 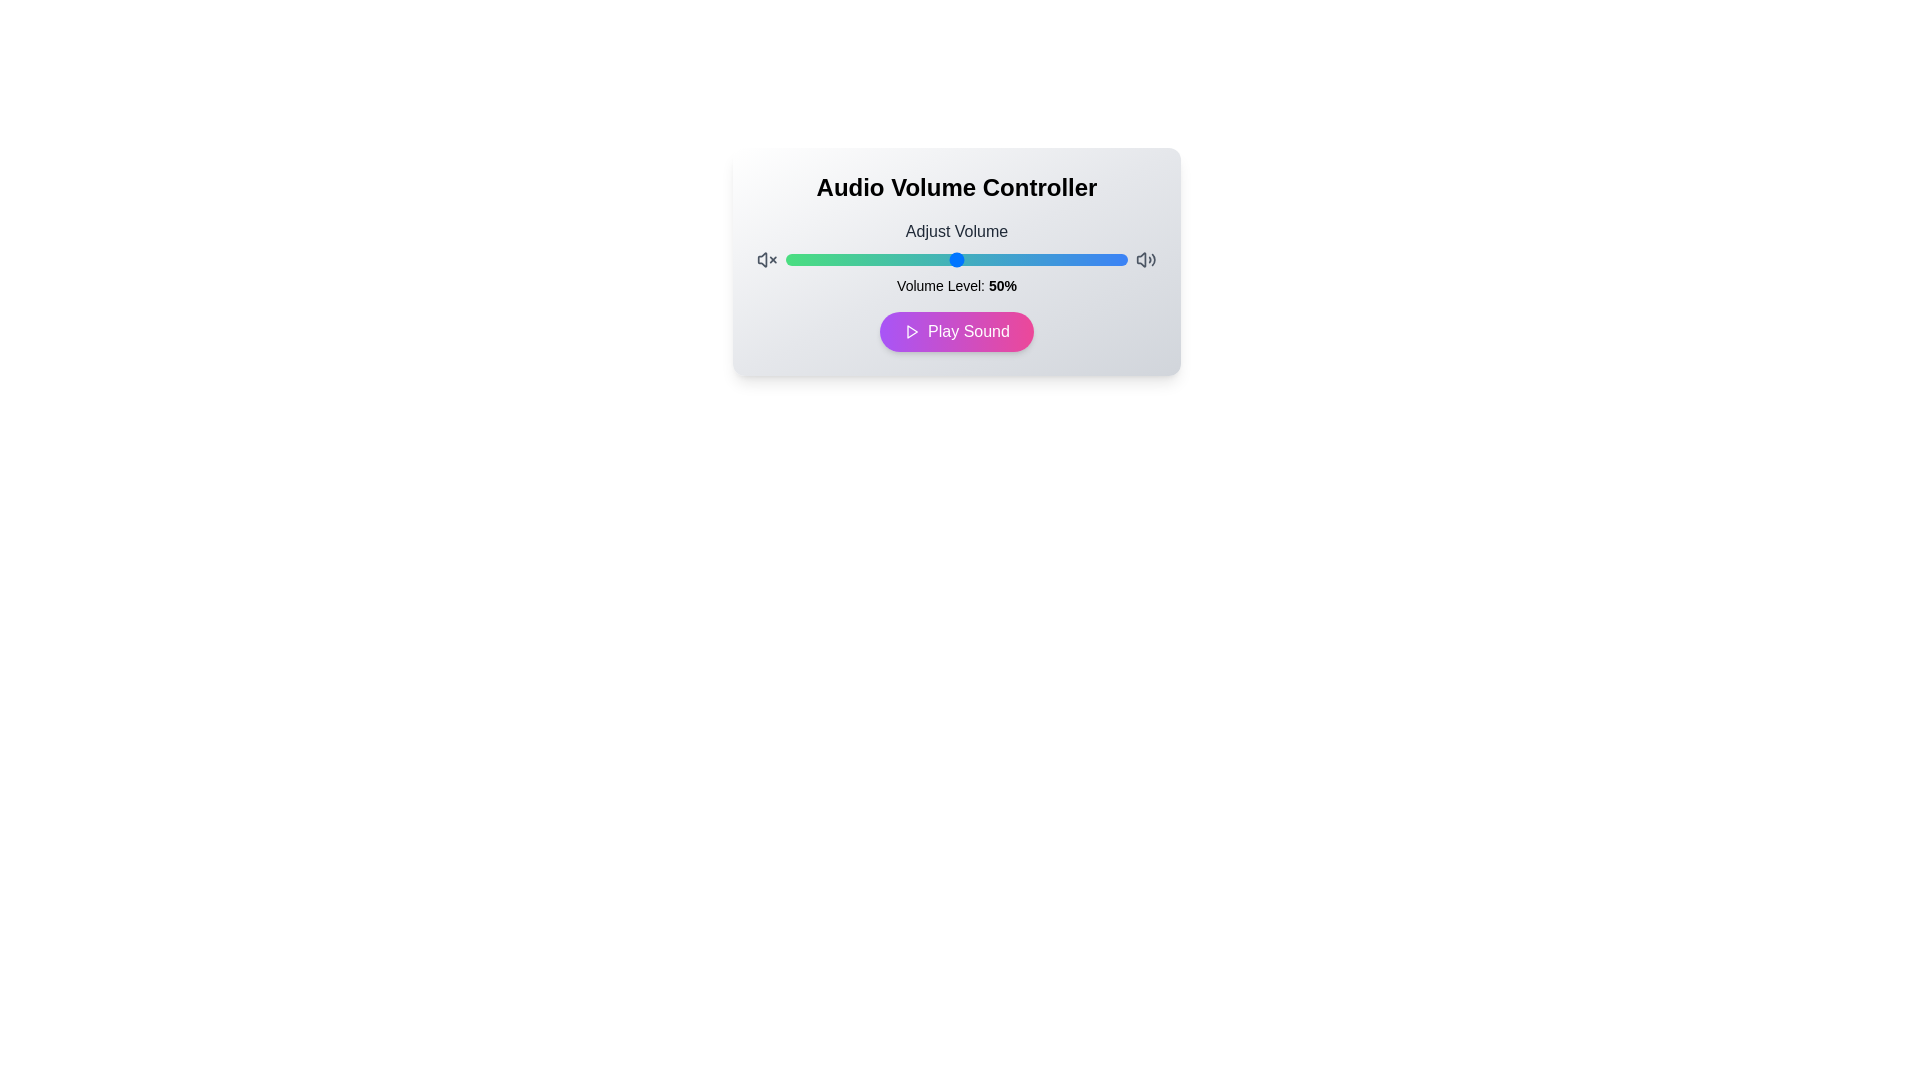 What do you see at coordinates (1117, 258) in the screenshot?
I see `the volume to 97% using the slider` at bounding box center [1117, 258].